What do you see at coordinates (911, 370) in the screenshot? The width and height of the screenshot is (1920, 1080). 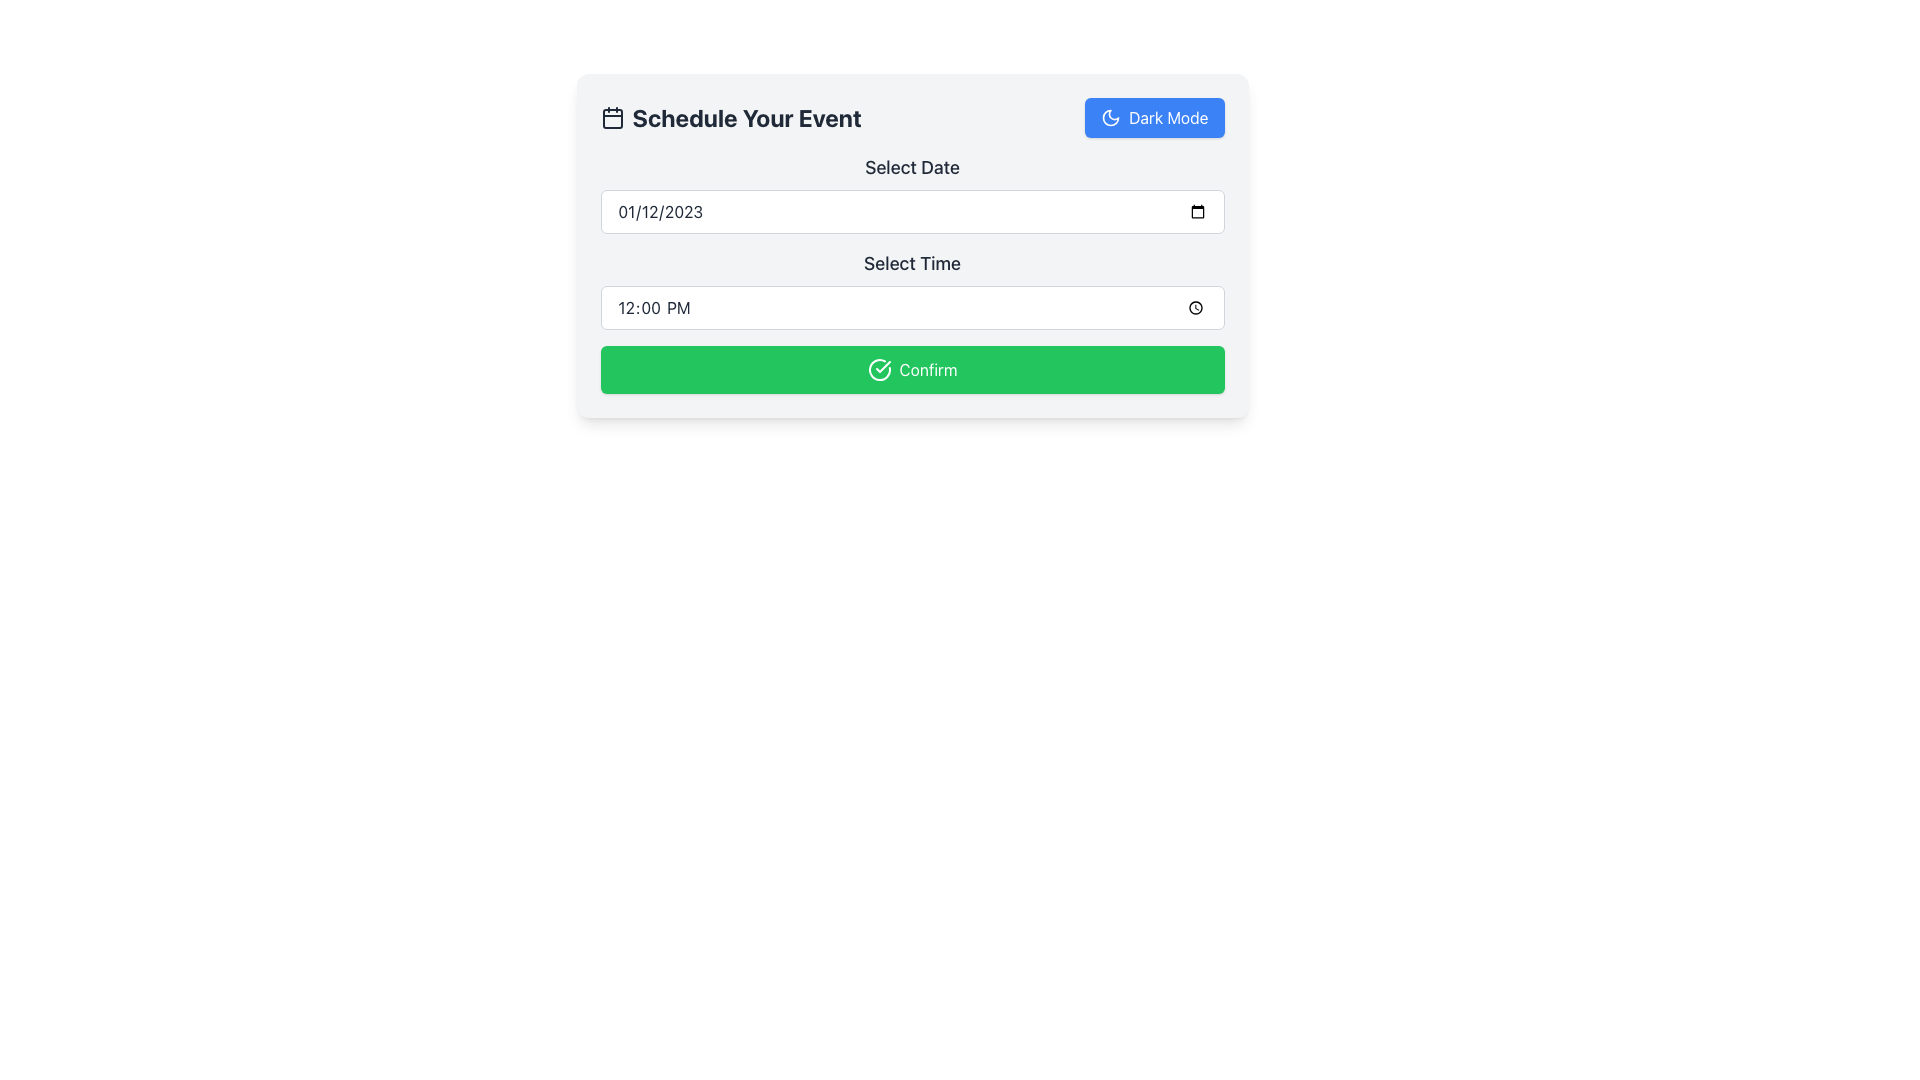 I see `the submission button located at the bottom of the dialog box to confirm the selected date and time inputs` at bounding box center [911, 370].